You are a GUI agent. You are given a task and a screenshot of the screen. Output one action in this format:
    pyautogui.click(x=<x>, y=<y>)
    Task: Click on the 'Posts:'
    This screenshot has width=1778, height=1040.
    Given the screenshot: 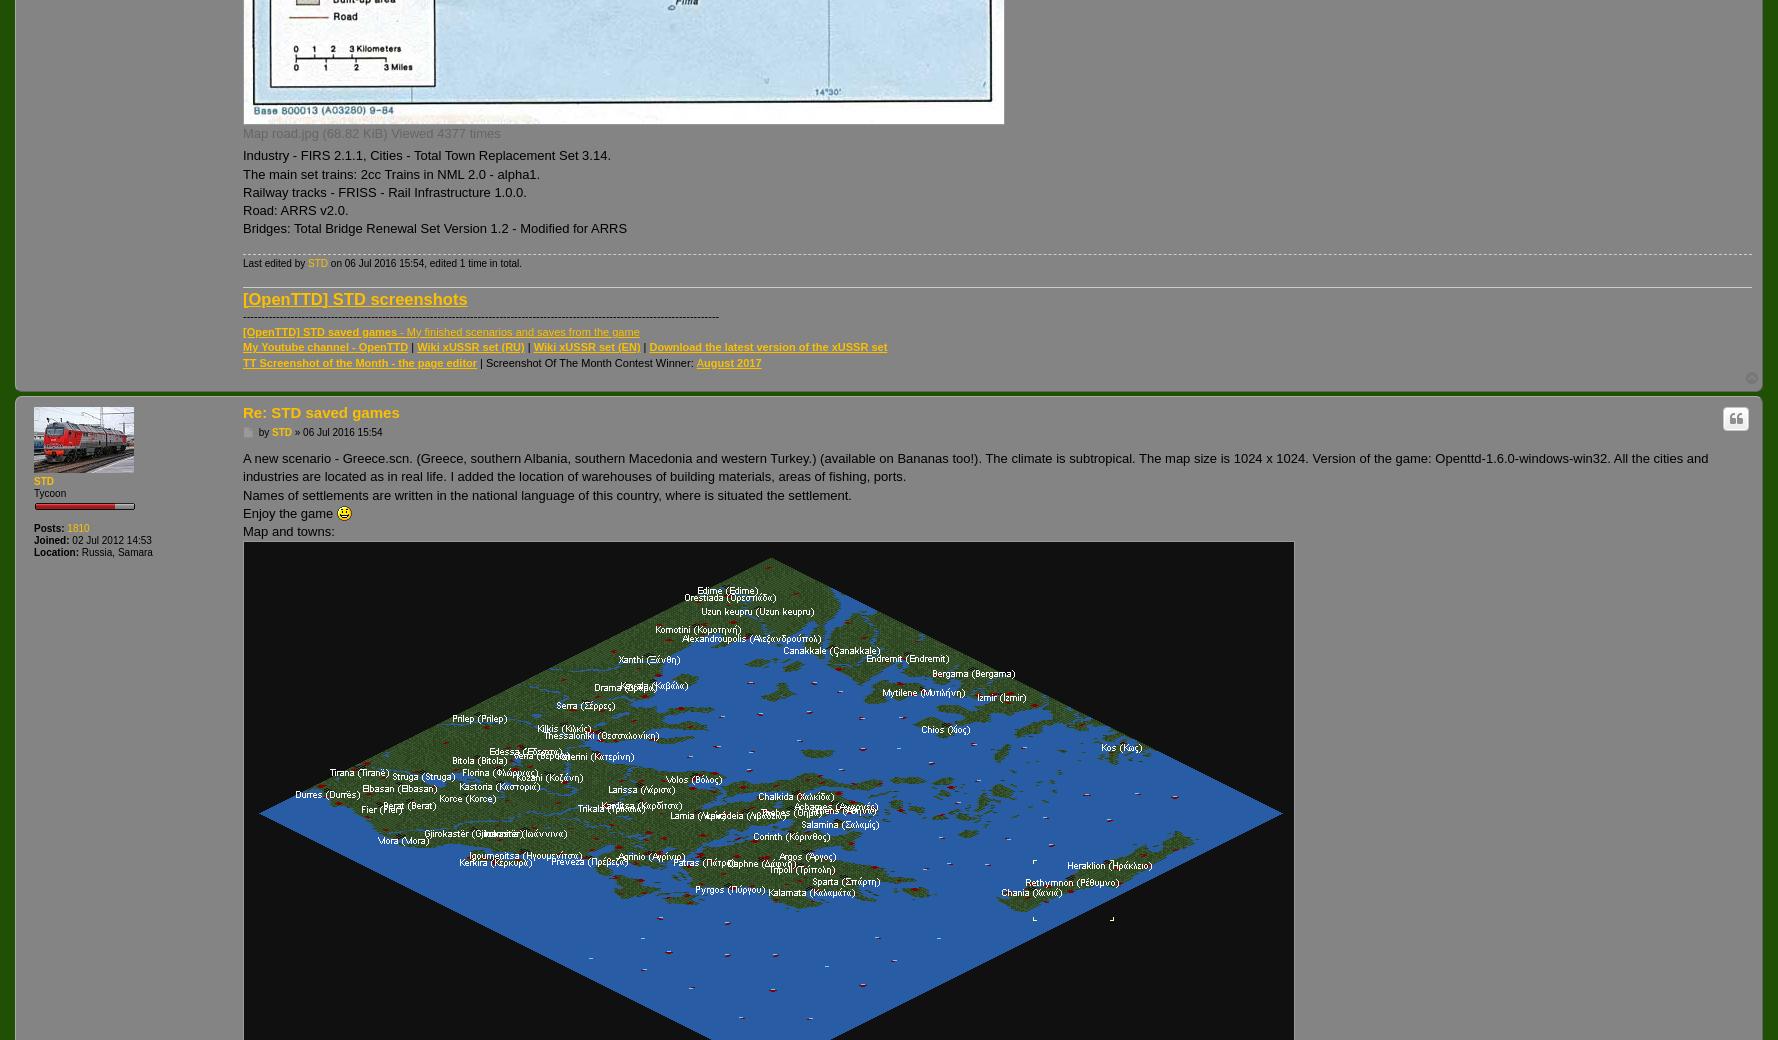 What is the action you would take?
    pyautogui.click(x=49, y=526)
    